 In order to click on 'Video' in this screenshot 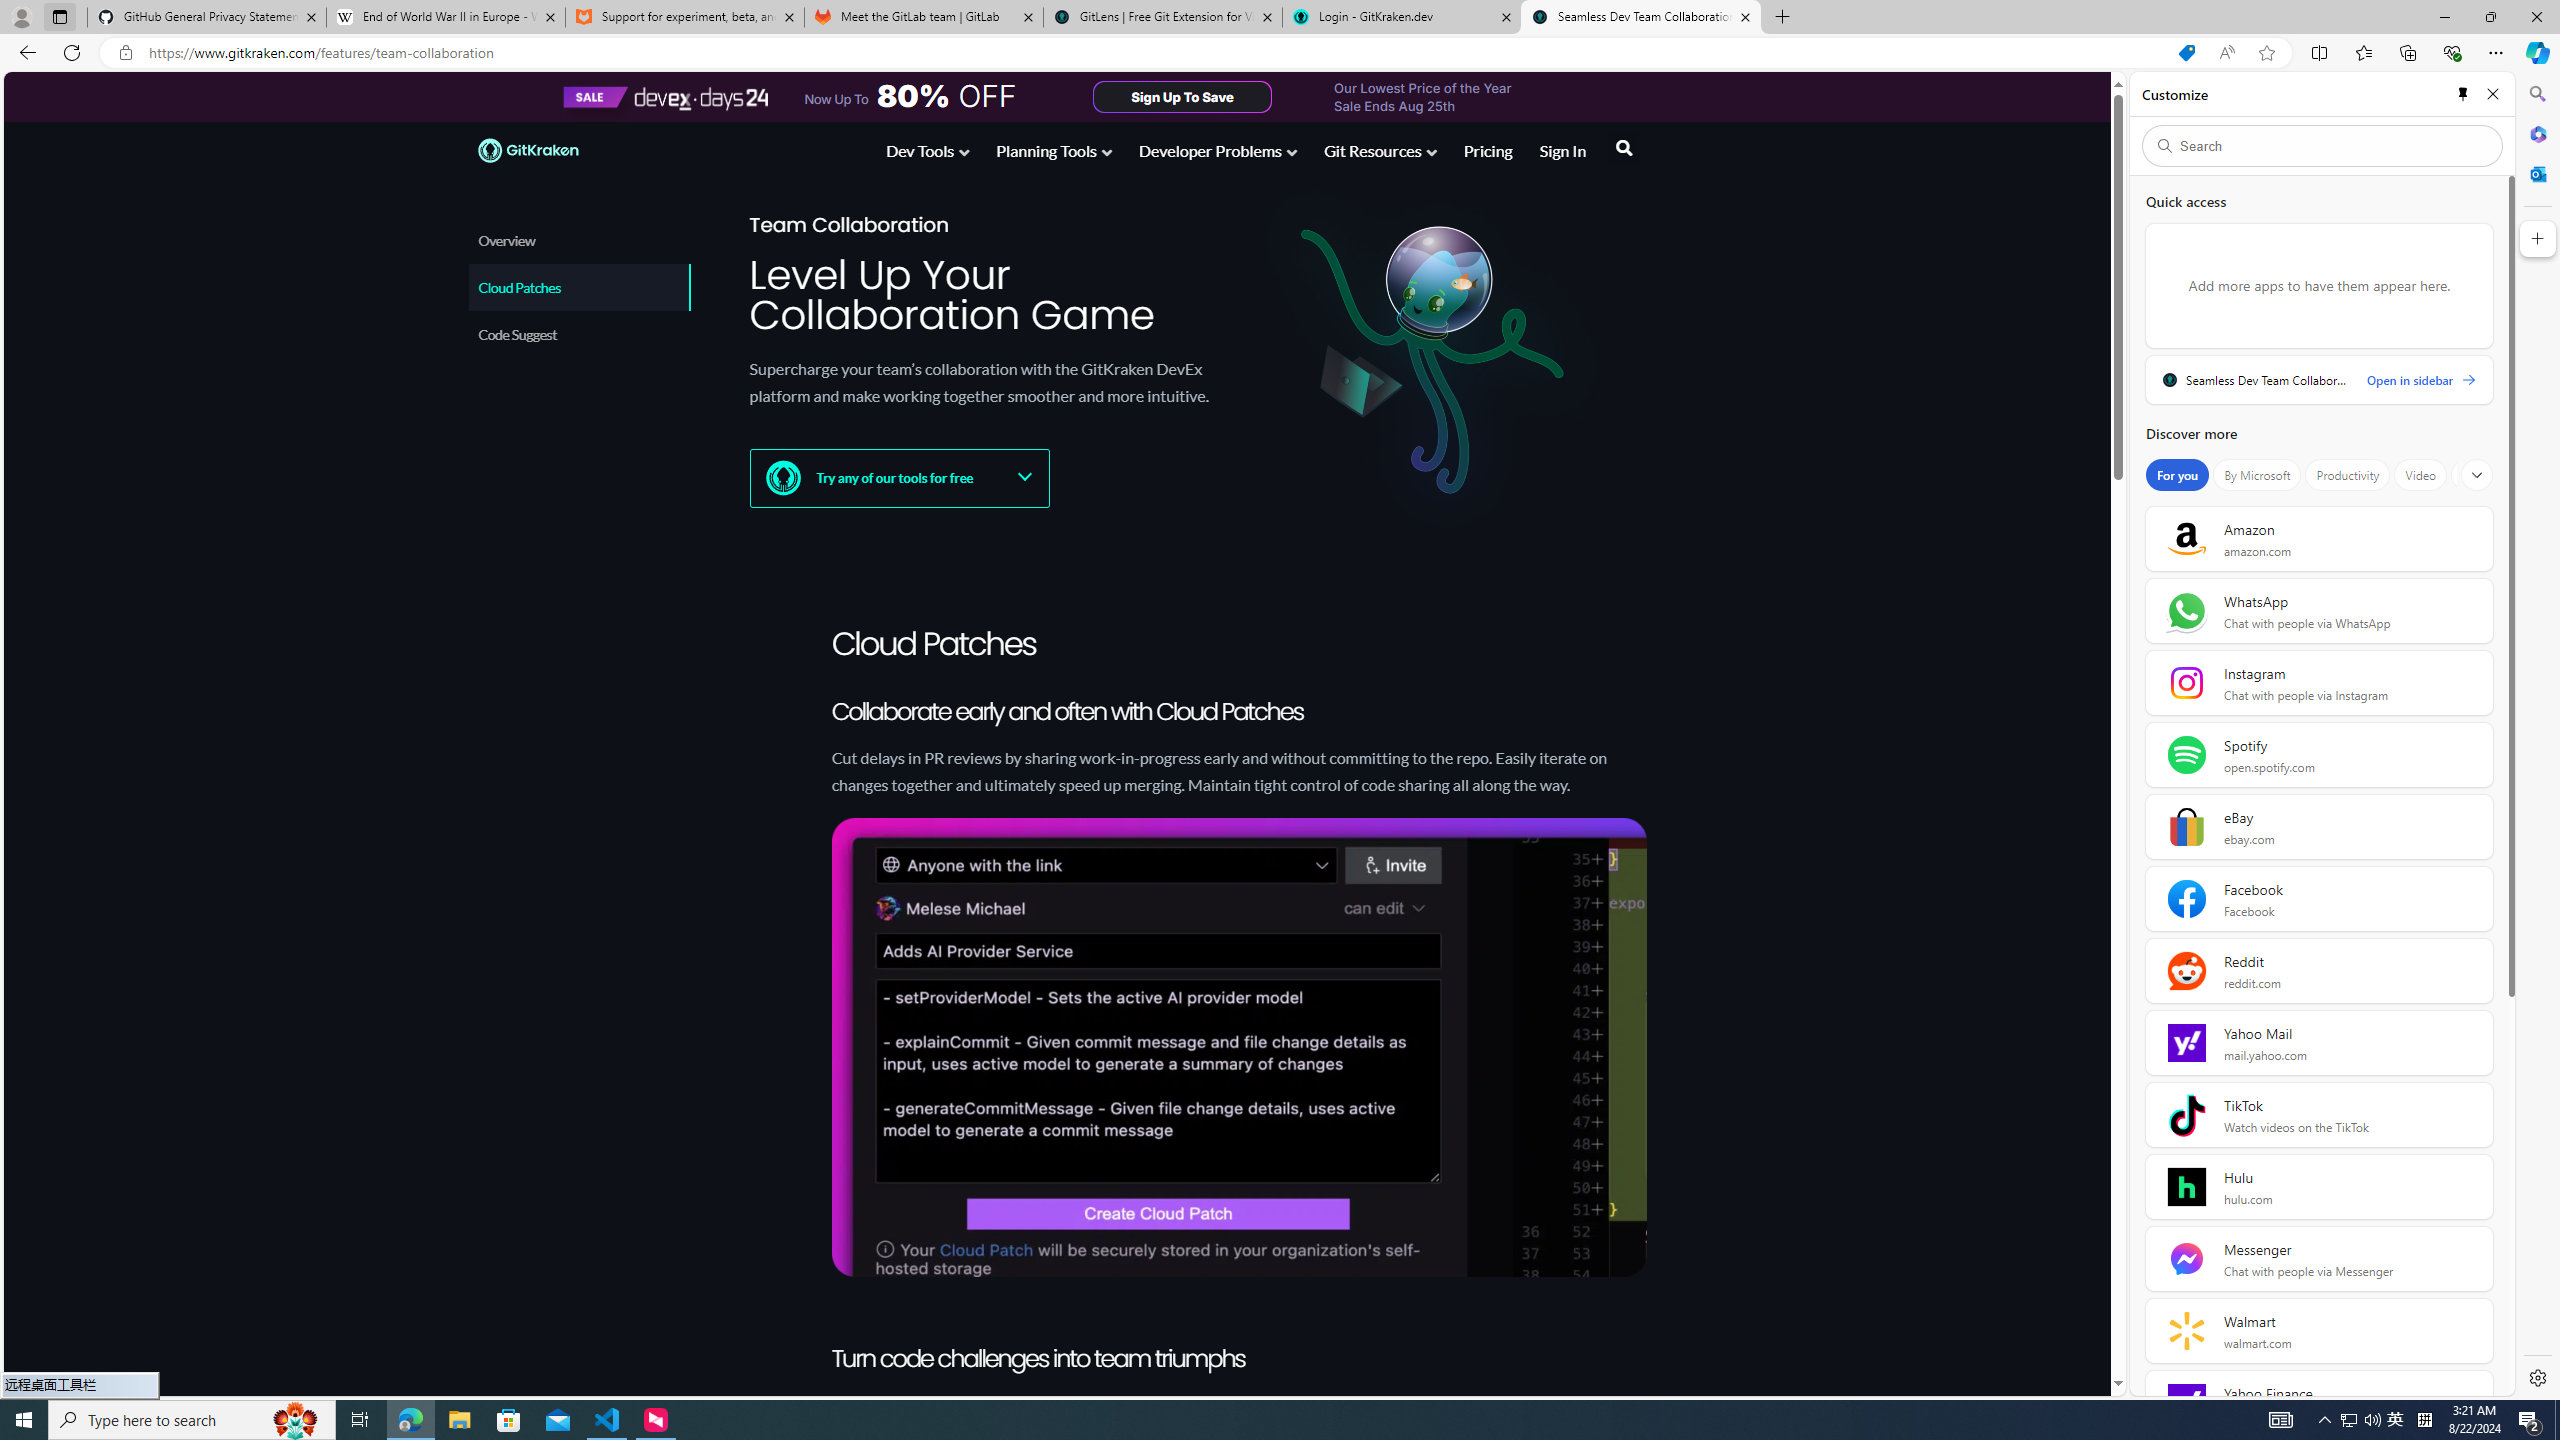, I will do `click(2420, 474)`.